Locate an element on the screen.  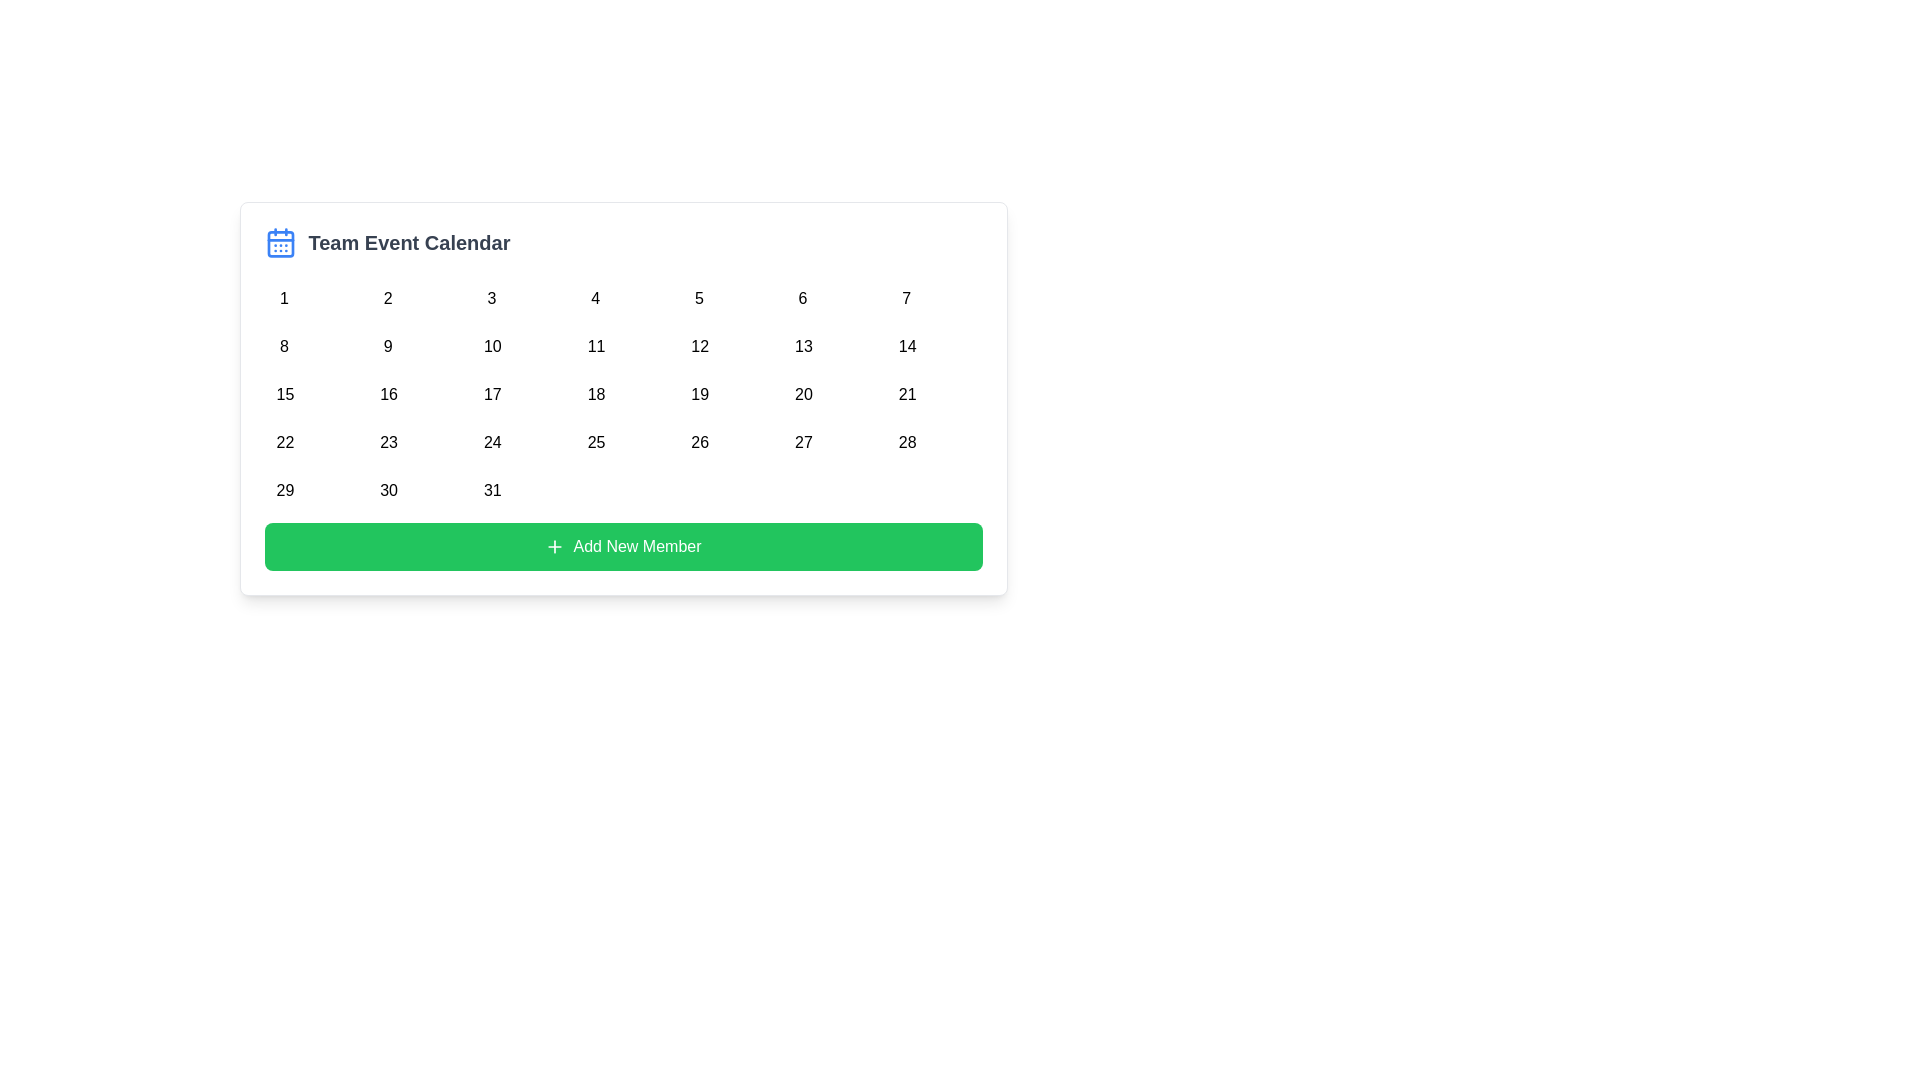
the icon on the left side of the green button labeled 'Add New Member' is located at coordinates (555, 547).